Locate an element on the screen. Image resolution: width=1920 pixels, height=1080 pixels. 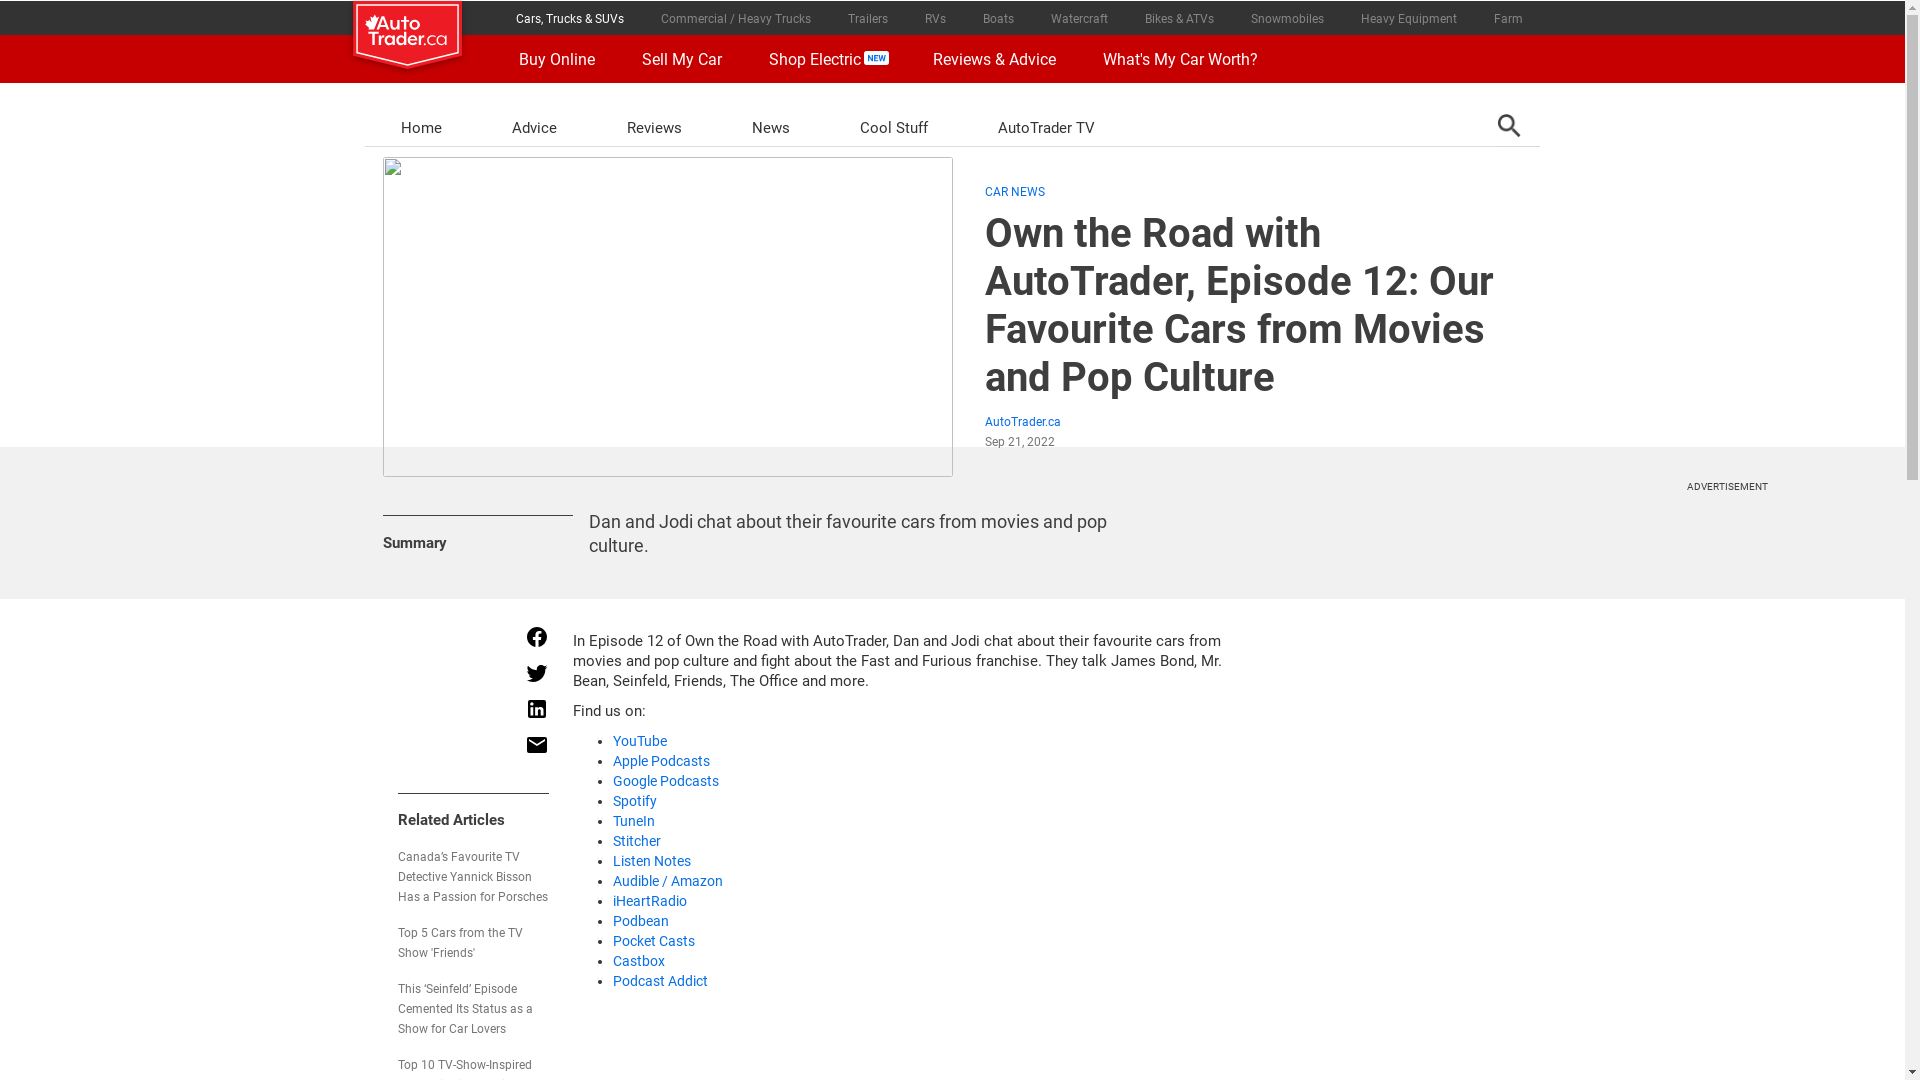
'Stitcher' is located at coordinates (634, 840).